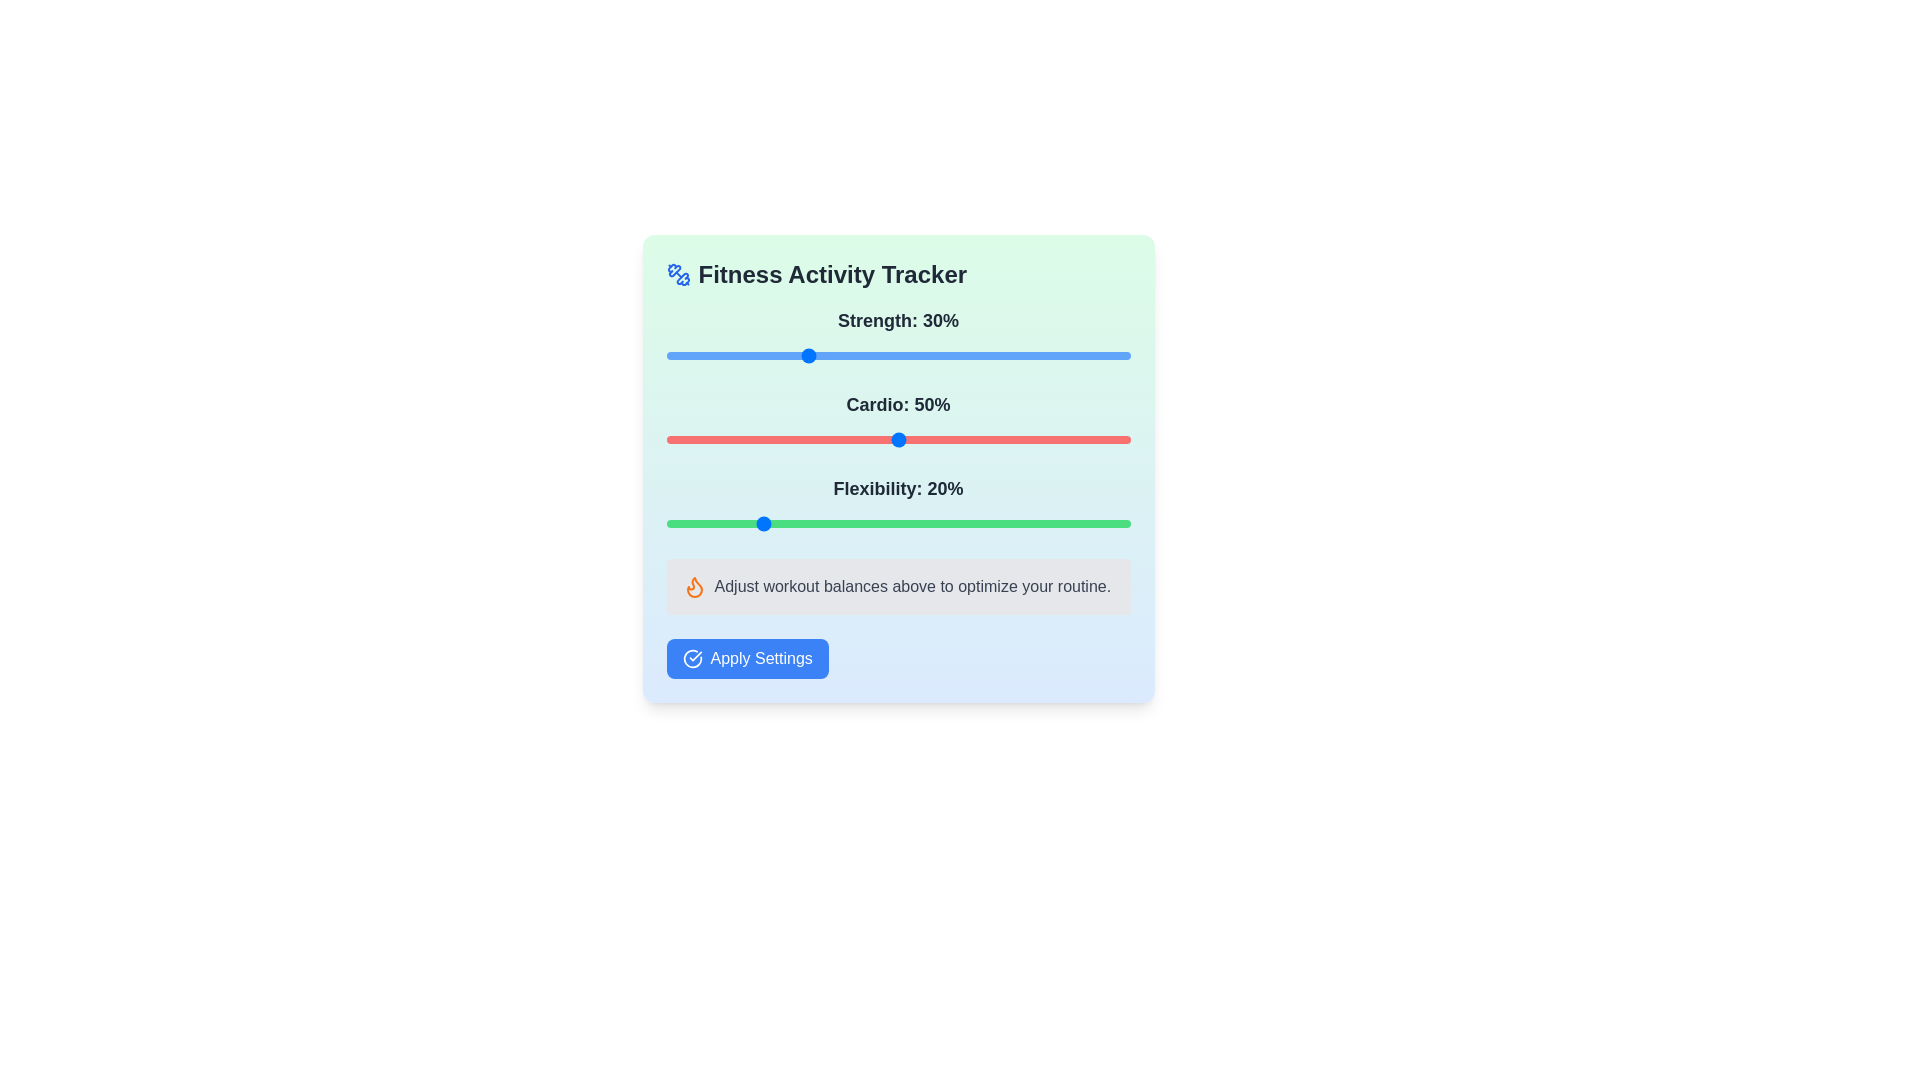  Describe the element at coordinates (746, 659) in the screenshot. I see `the apply settings button located near the bottom of the interface, centered horizontally beneath the workout balances summary text` at that location.